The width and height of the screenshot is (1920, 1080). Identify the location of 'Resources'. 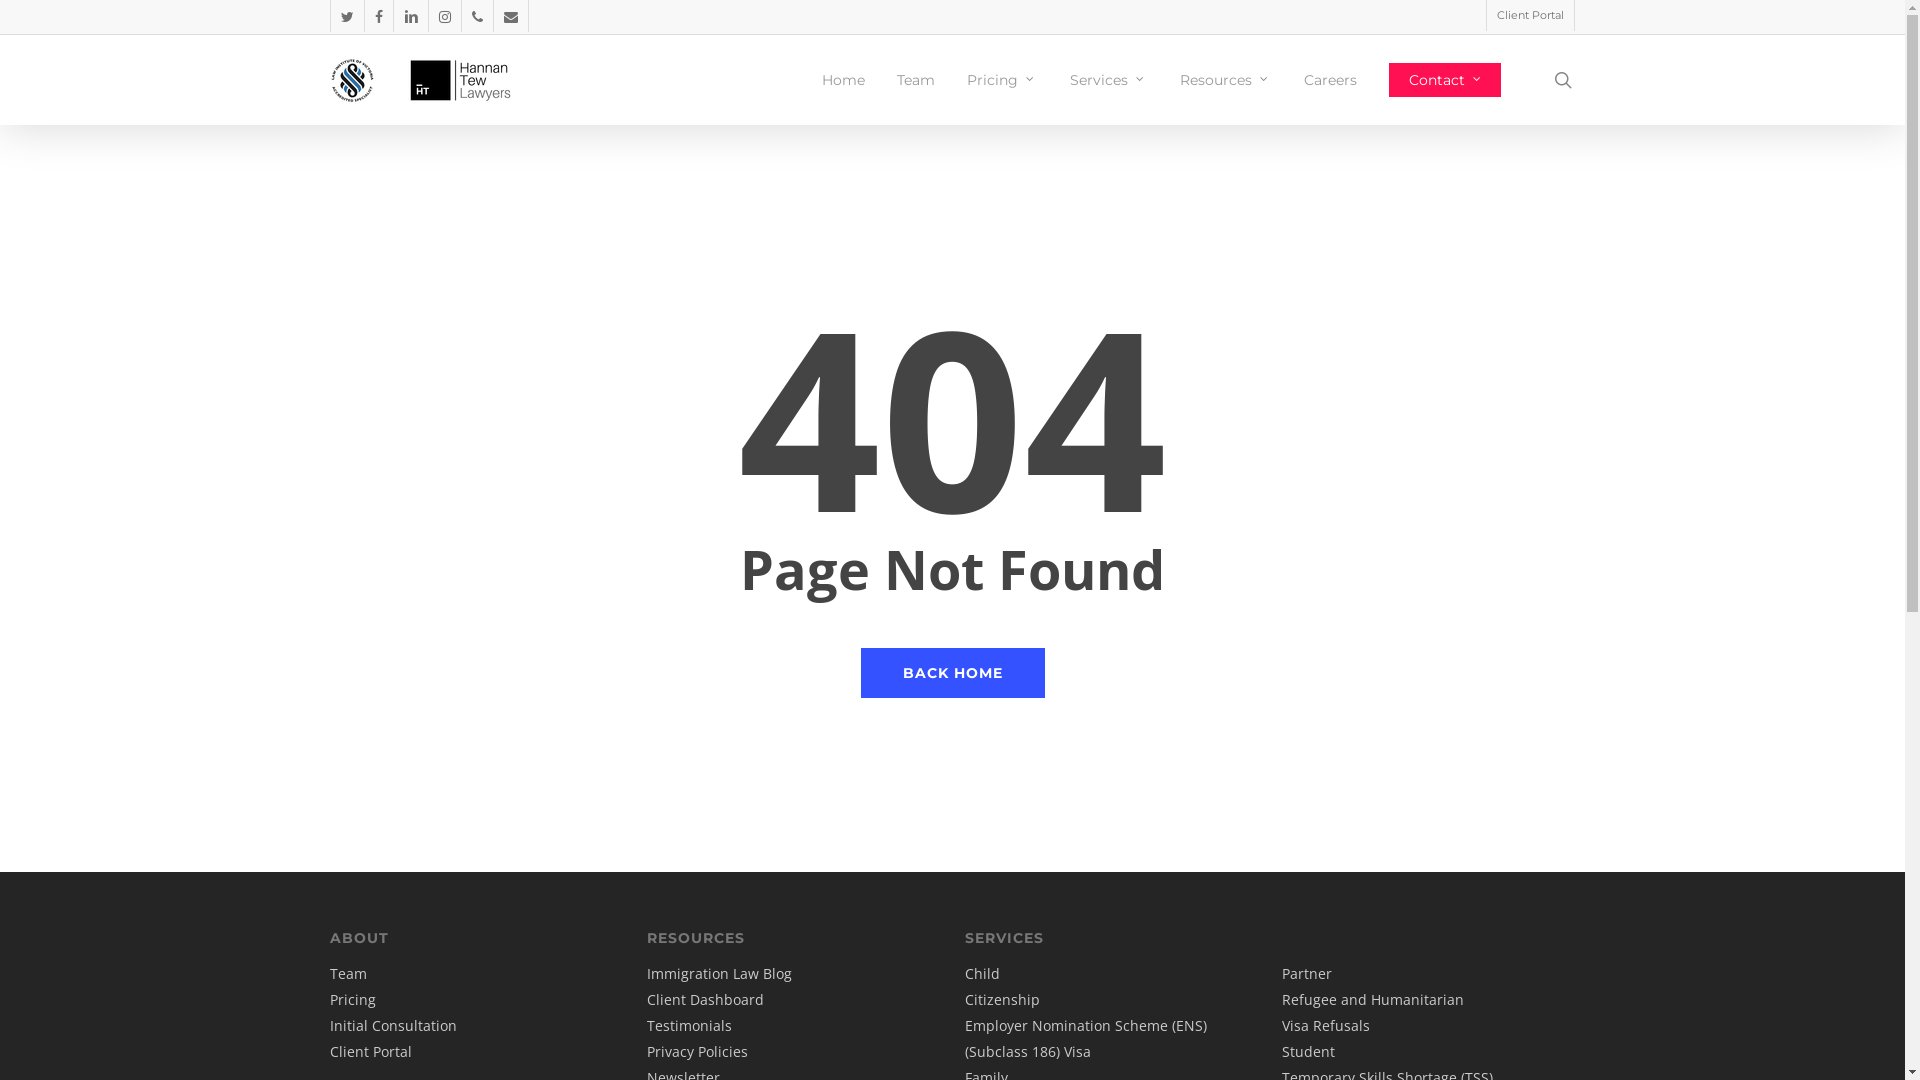
(1180, 79).